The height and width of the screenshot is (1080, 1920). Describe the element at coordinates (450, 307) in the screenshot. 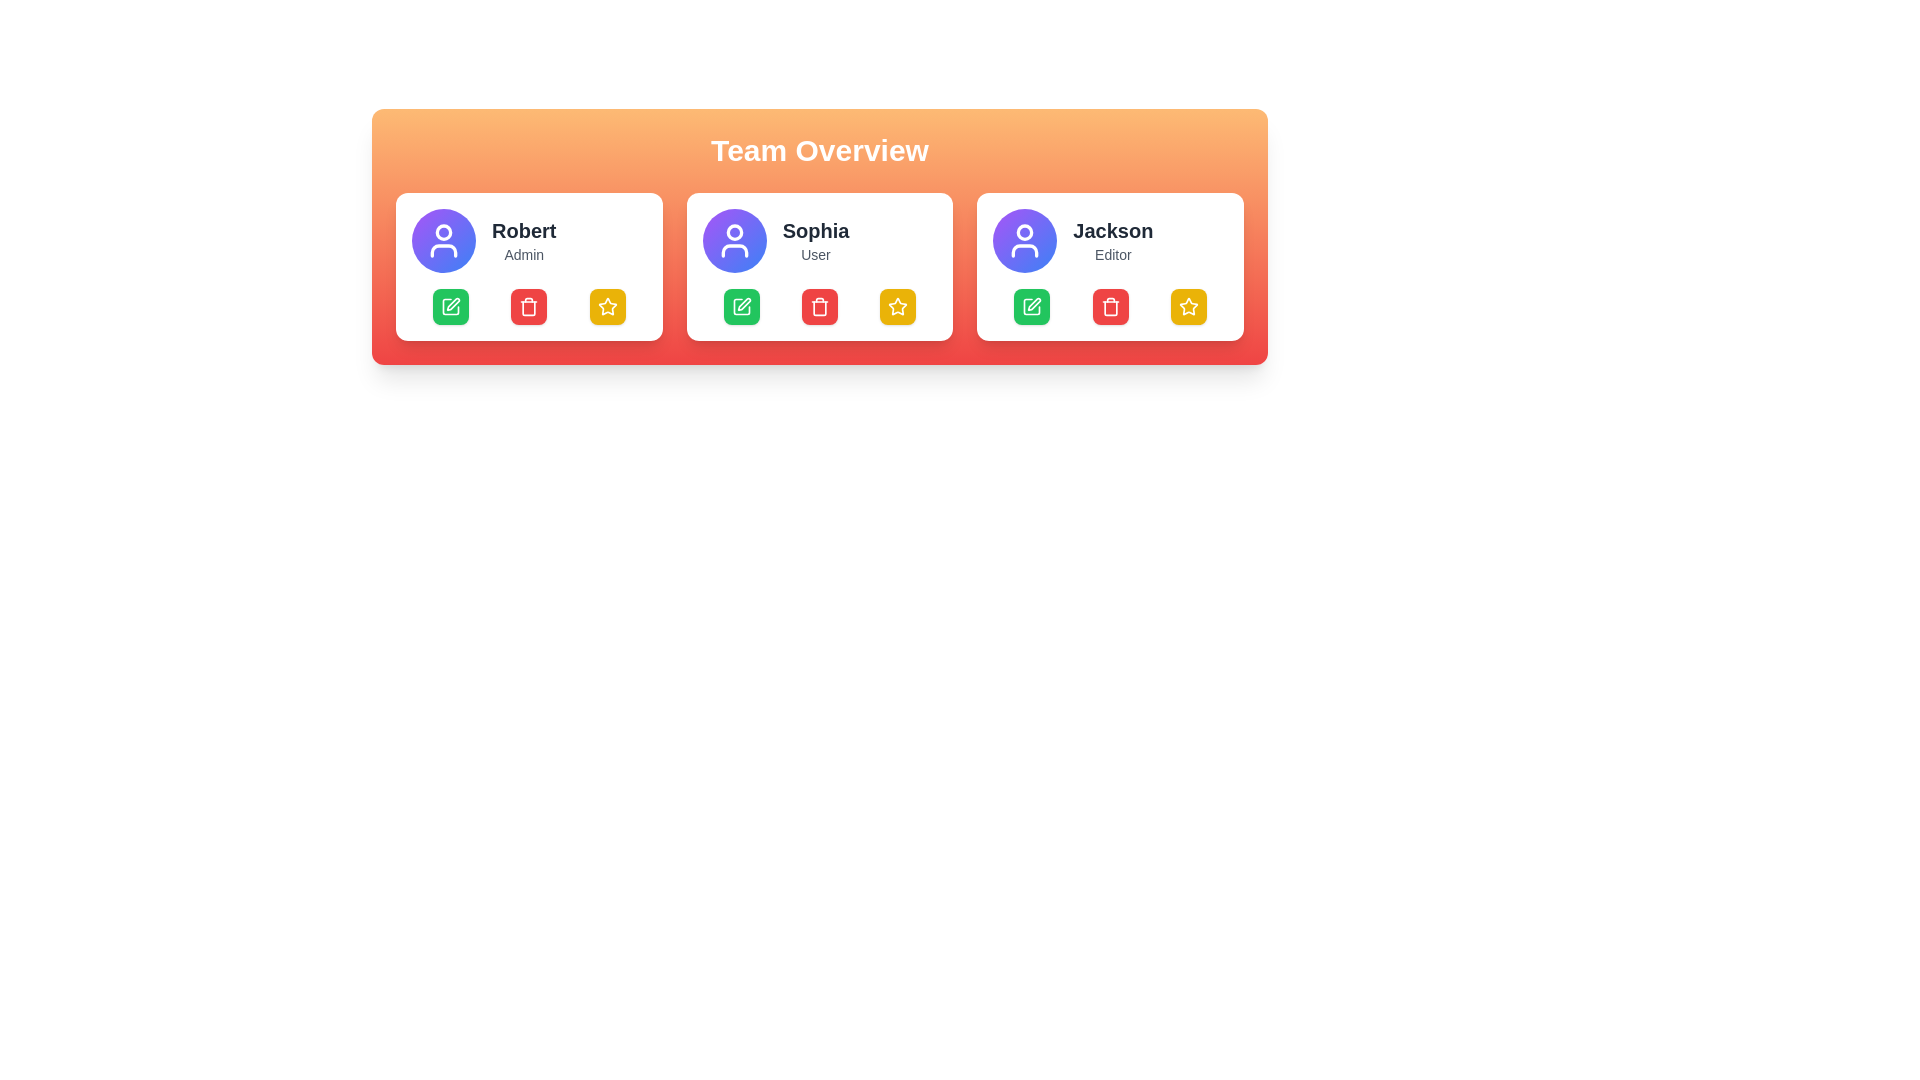

I see `the edit icon button located under the name 'Robert' in the user card interface` at that location.